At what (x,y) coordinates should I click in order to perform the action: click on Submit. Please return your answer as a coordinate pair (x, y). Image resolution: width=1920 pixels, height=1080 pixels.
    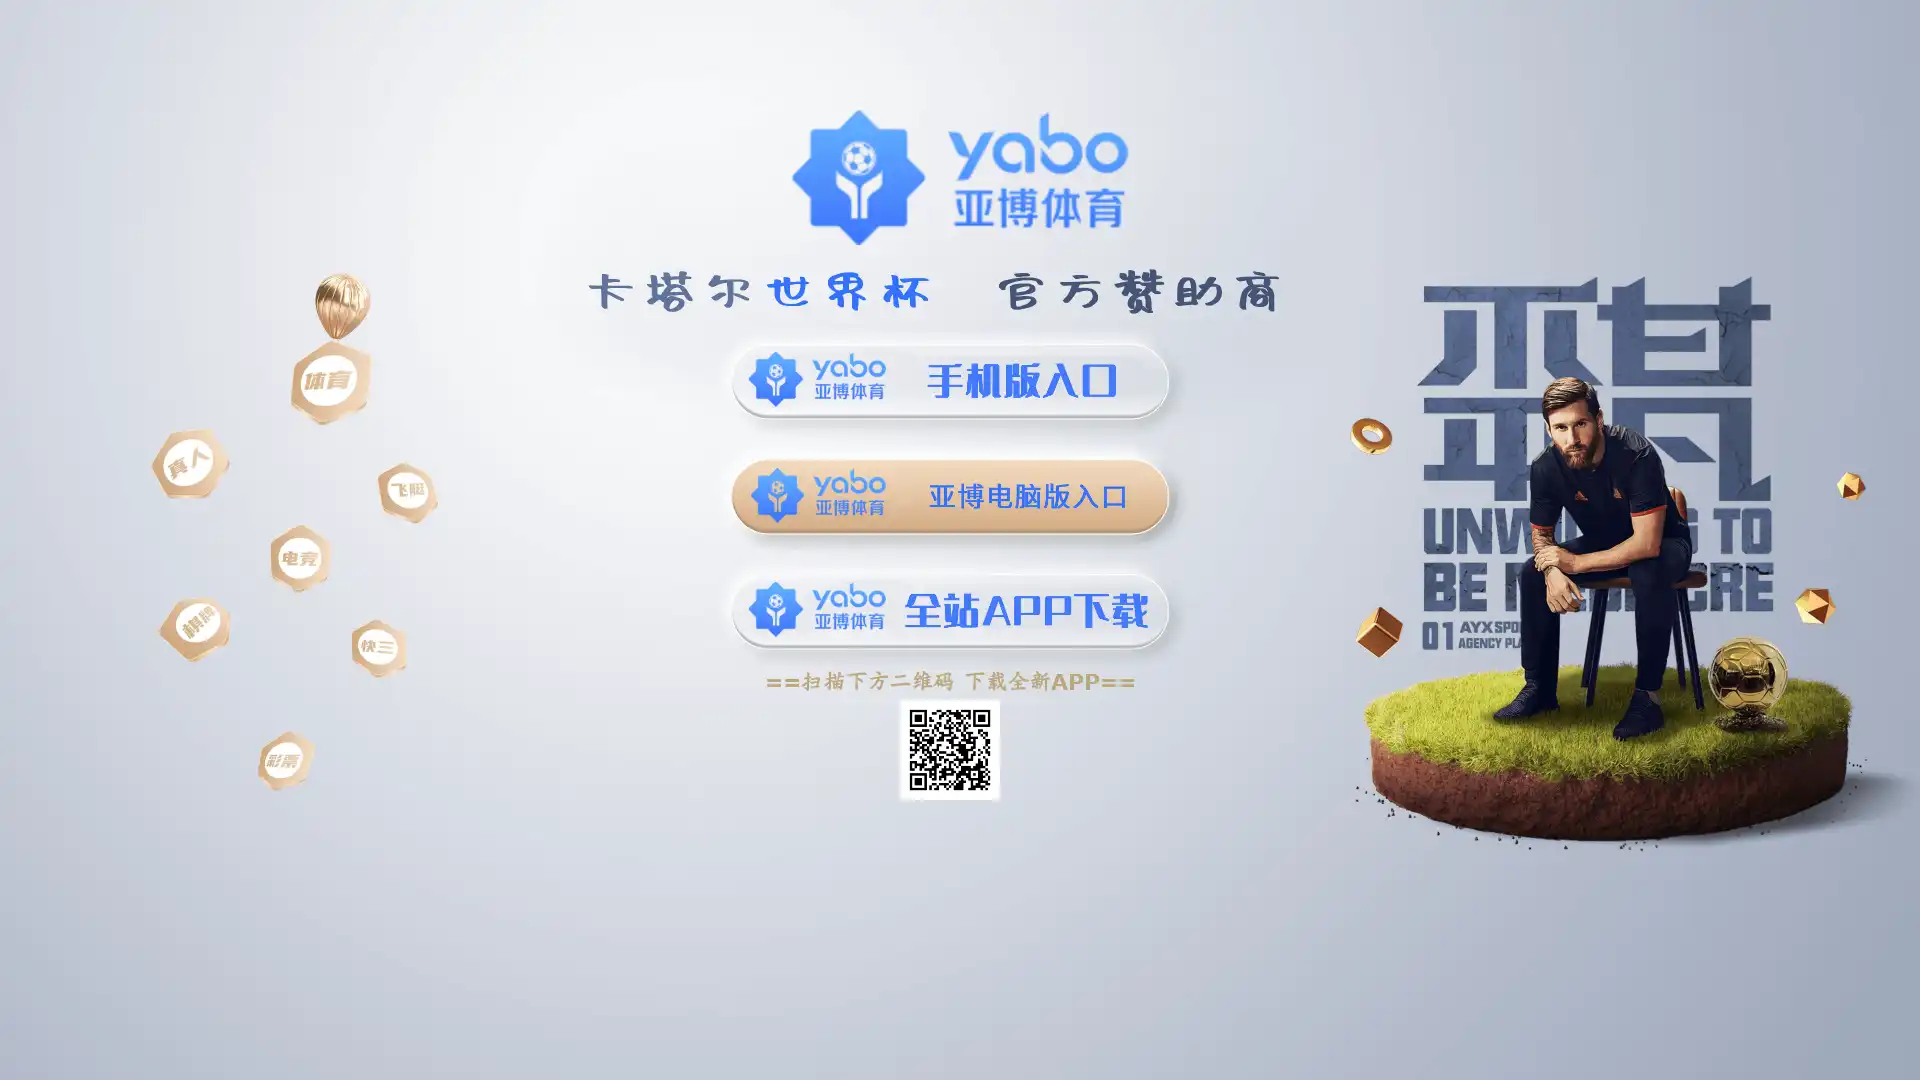
    Looking at the image, I should click on (1349, 116).